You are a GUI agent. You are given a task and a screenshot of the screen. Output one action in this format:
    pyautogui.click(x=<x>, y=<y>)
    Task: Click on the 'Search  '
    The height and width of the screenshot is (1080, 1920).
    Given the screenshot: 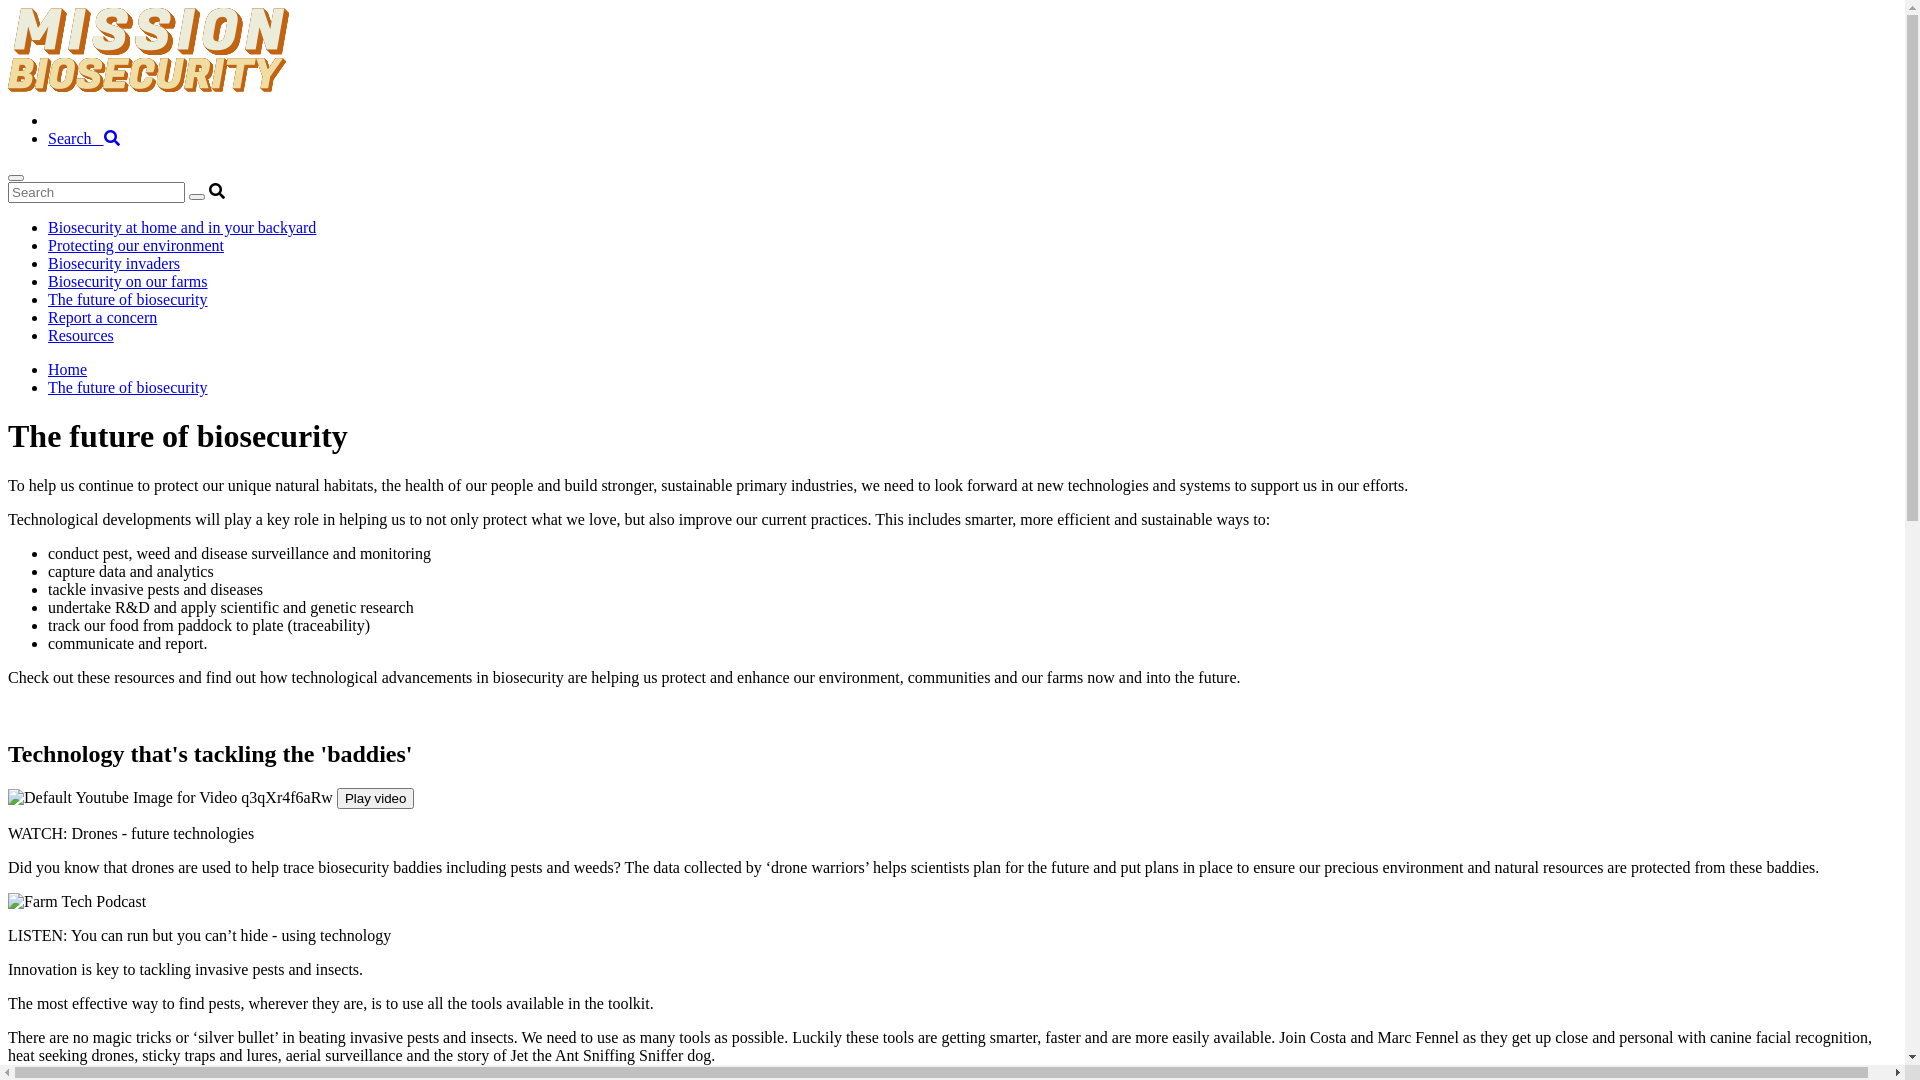 What is the action you would take?
    pyautogui.click(x=82, y=137)
    